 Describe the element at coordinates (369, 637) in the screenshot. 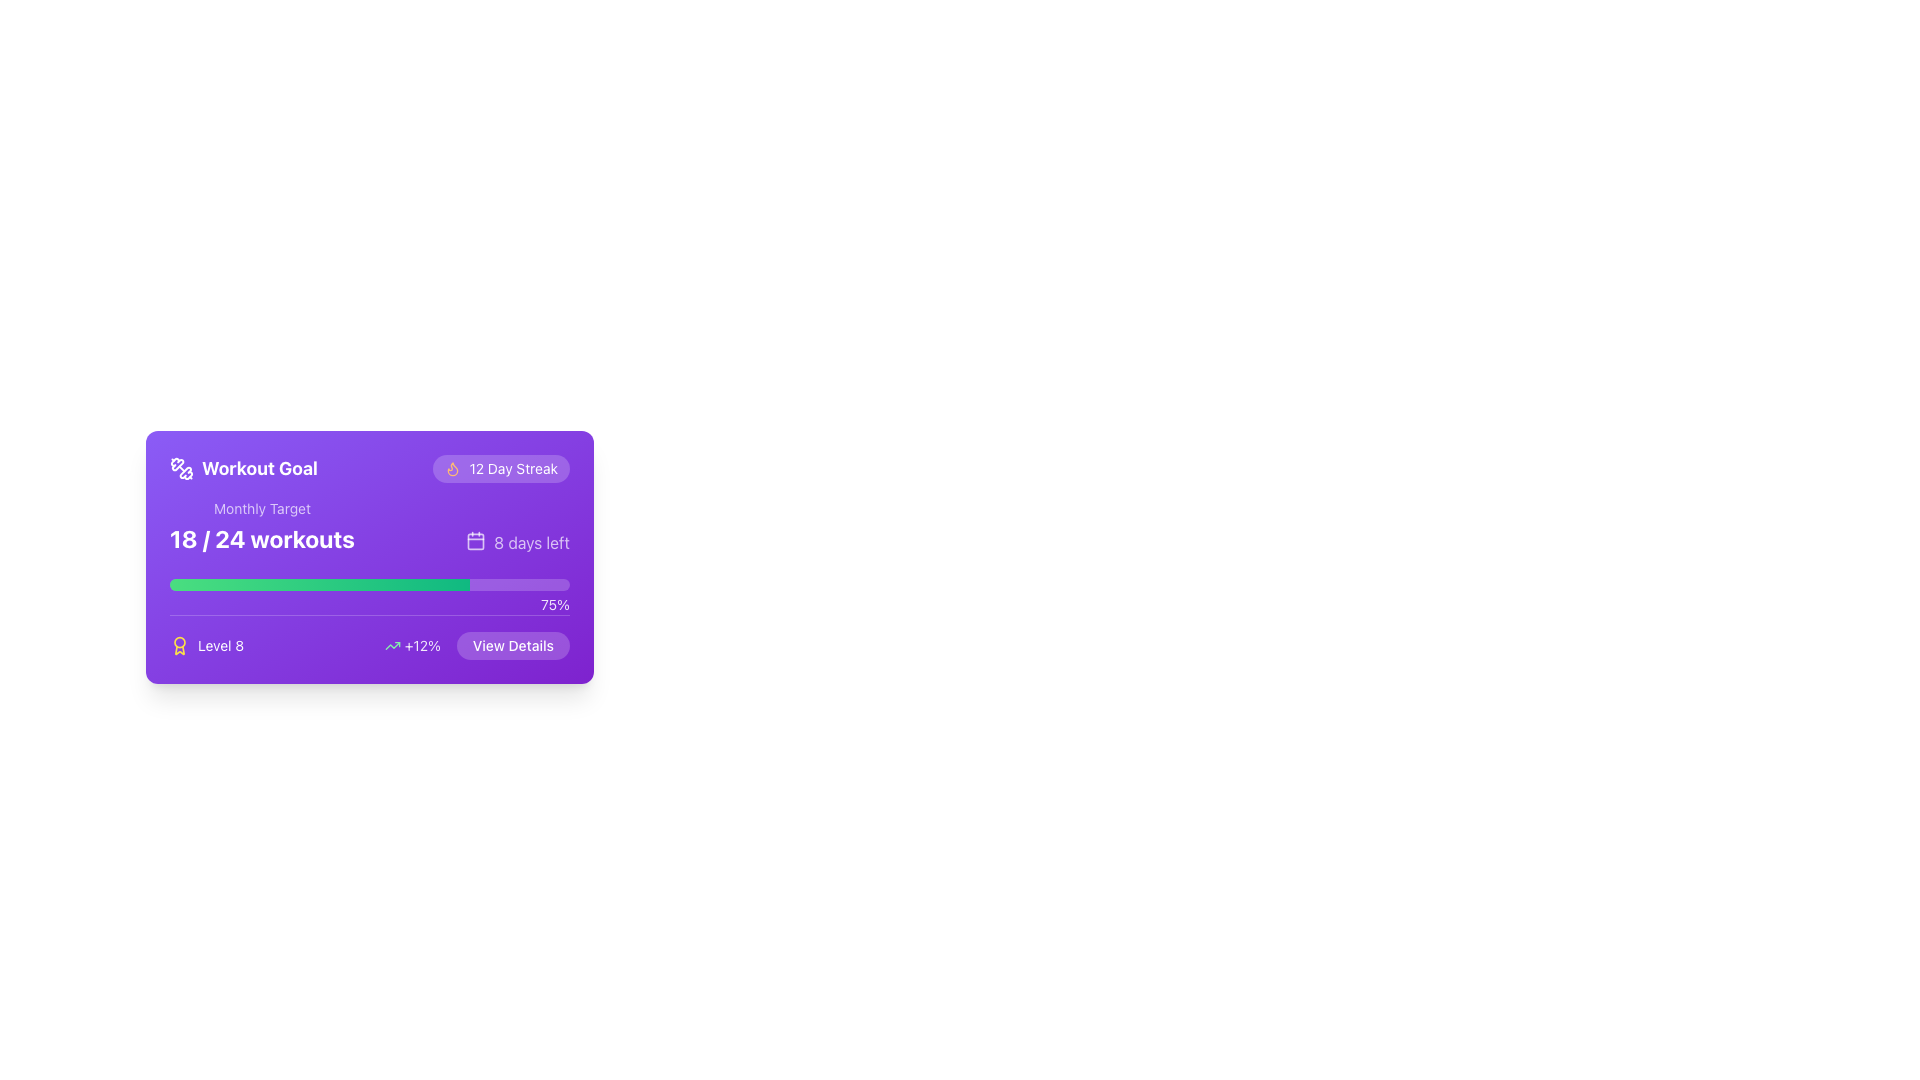

I see `the '+12%' percentage change indicator within the Composite component` at that location.